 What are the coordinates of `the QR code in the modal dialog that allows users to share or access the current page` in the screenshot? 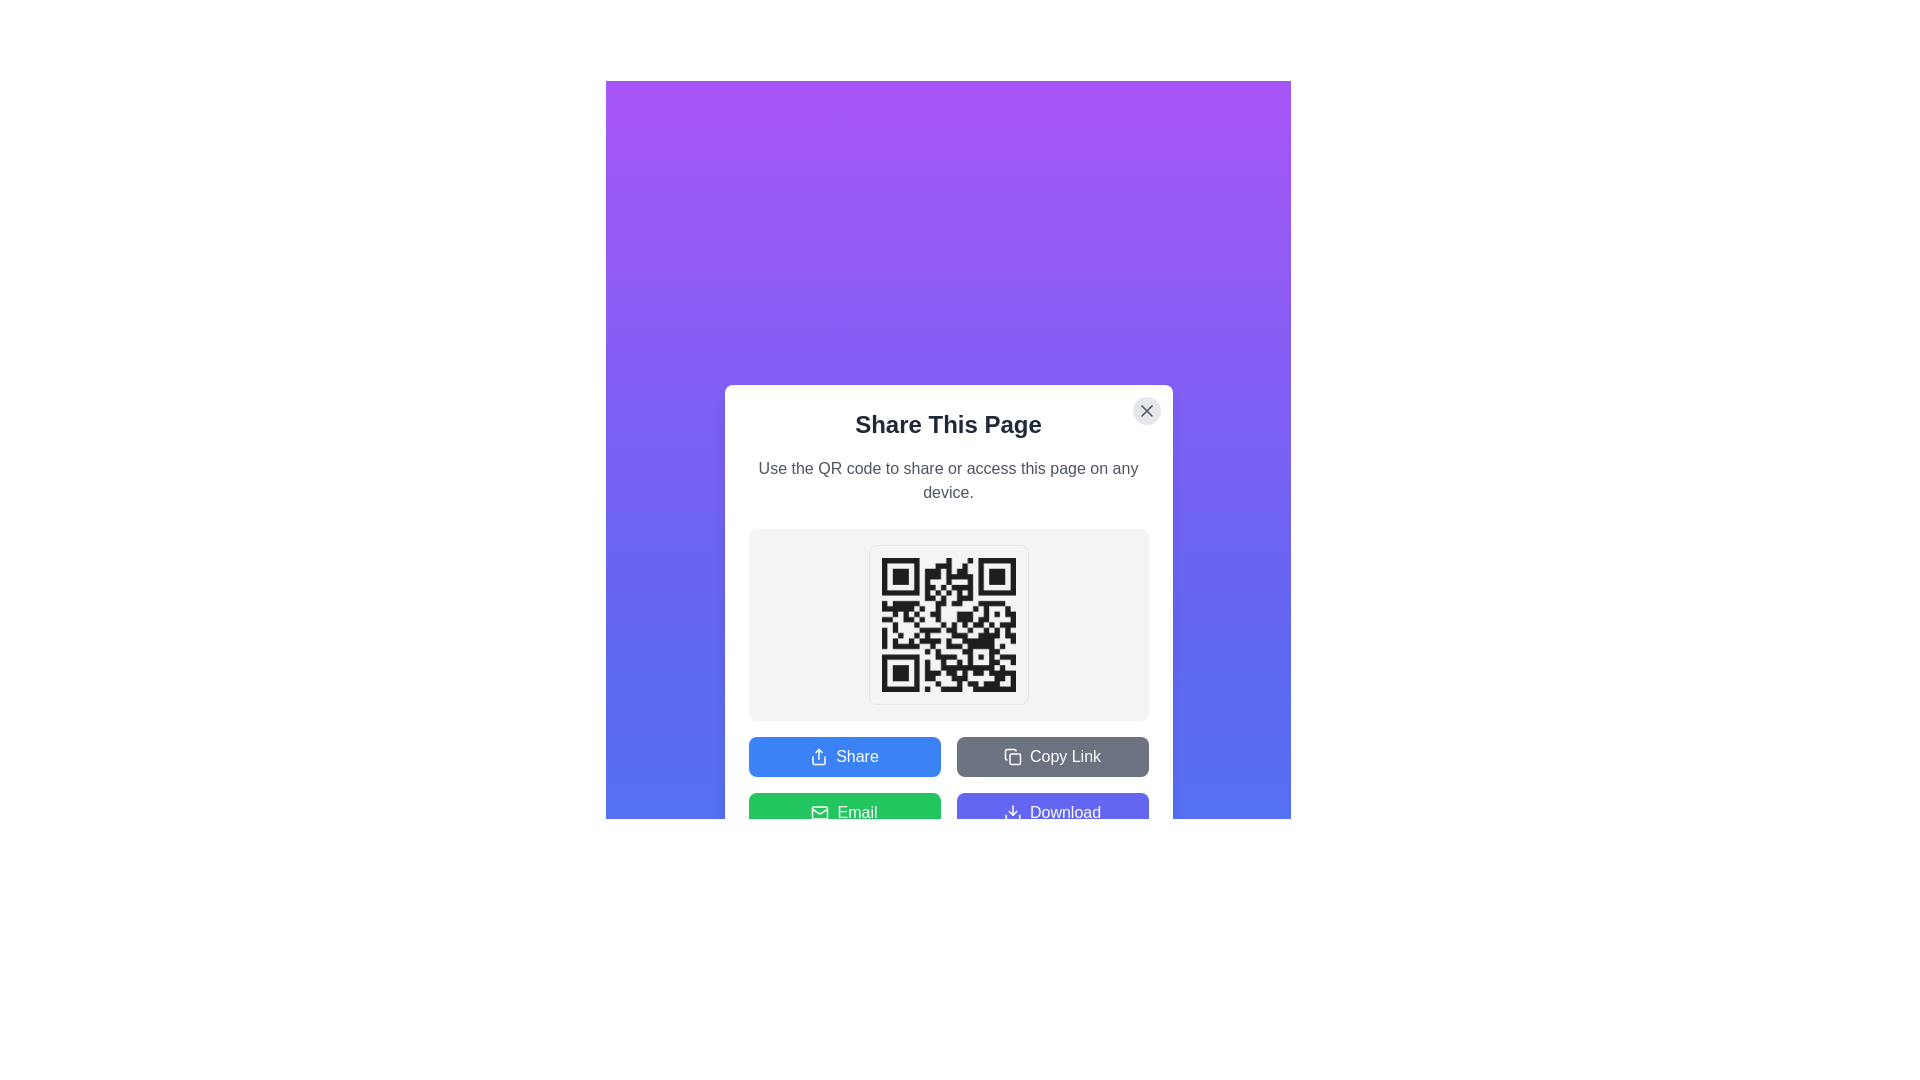 It's located at (947, 620).